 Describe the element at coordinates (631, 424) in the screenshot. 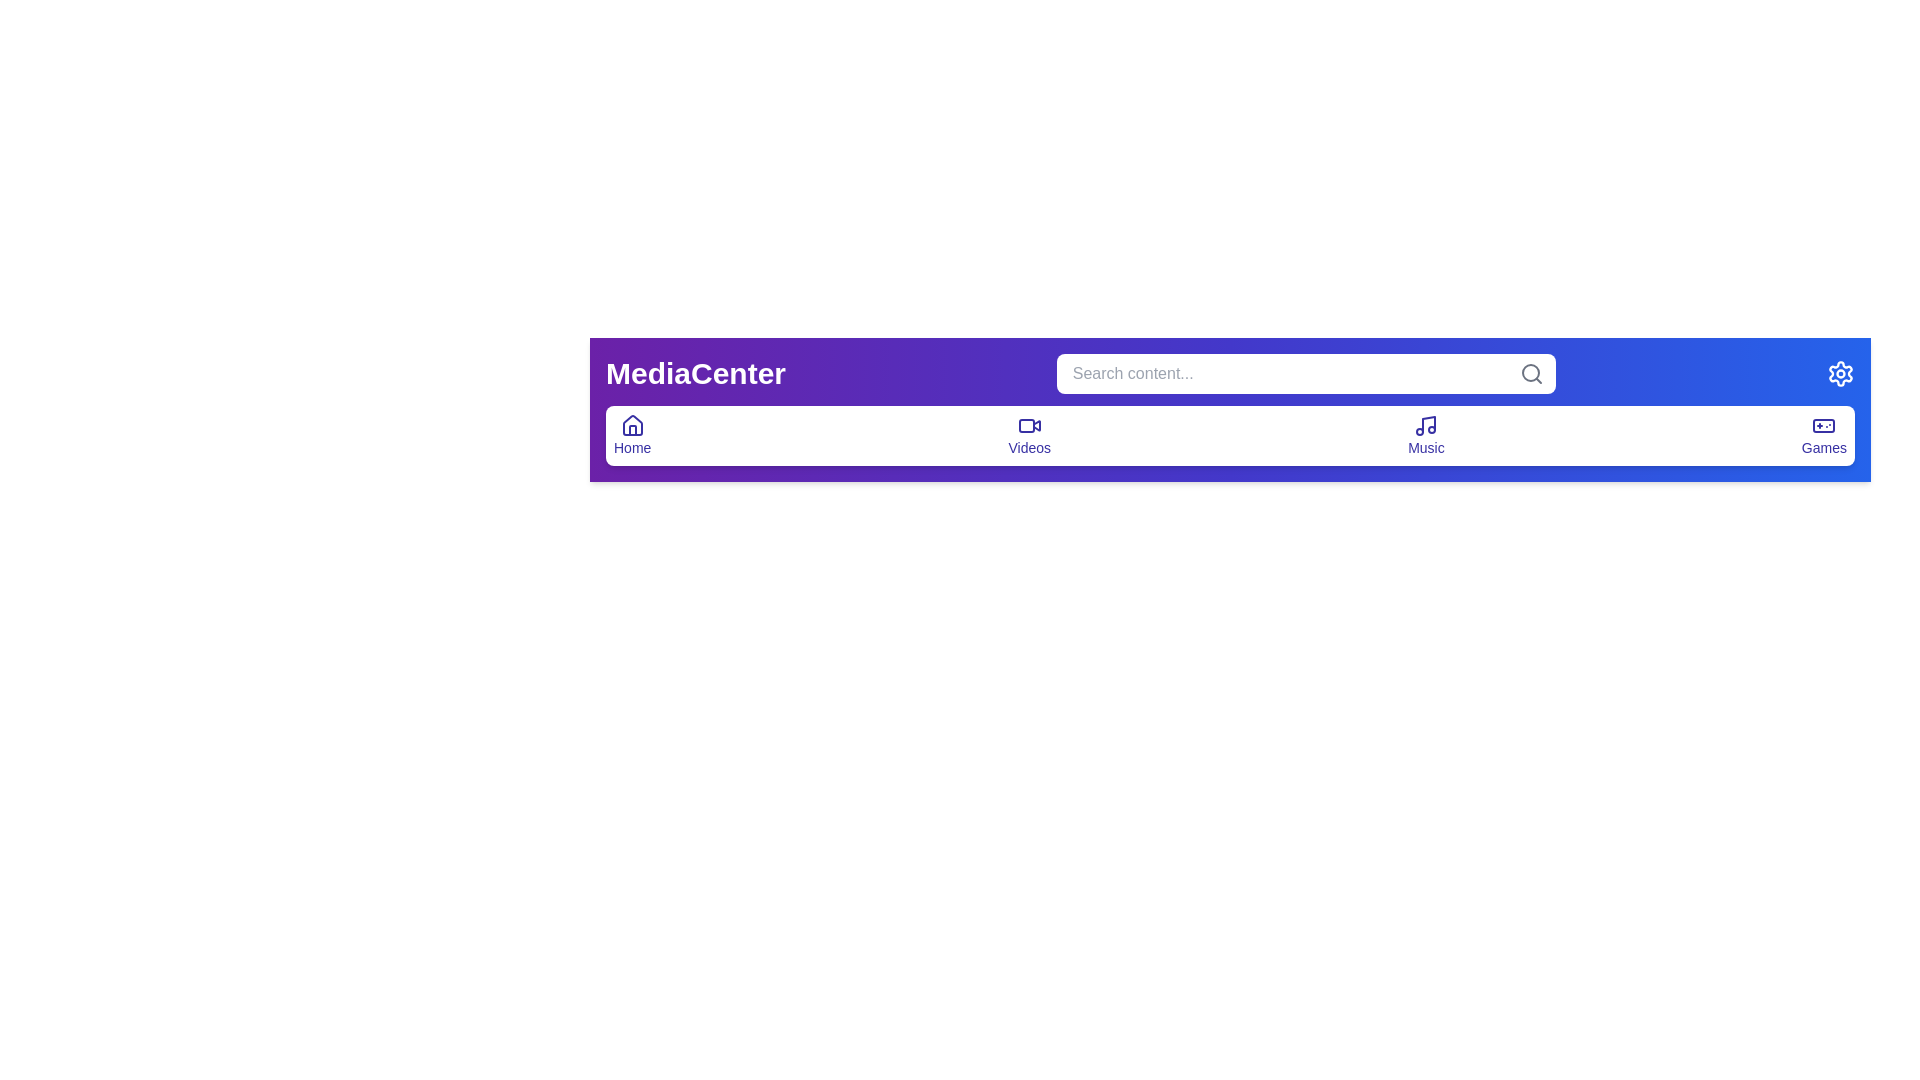

I see `the 'Home' icon to navigate to the home section` at that location.